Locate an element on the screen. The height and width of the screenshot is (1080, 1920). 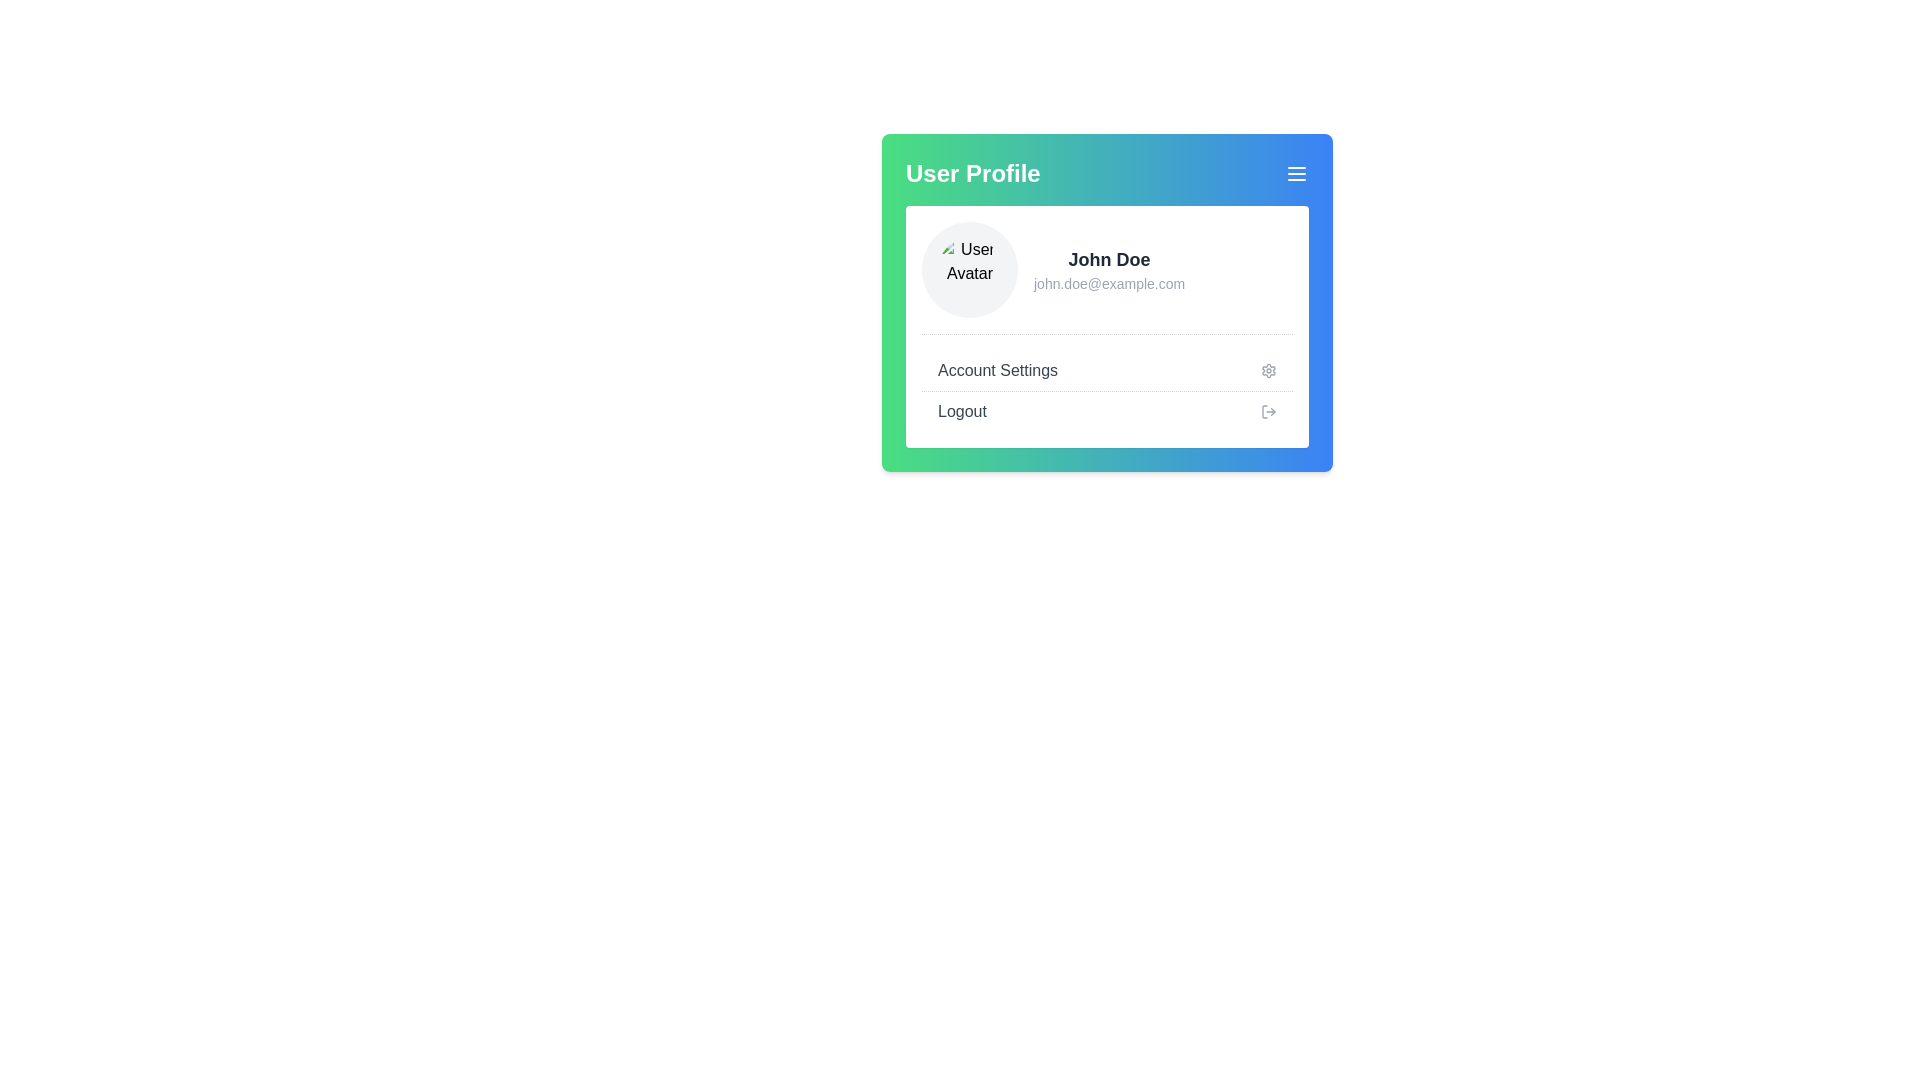
the 'User Profile' text label, which is styled in bold white font against a gradient green to blue background, located at the top-left of a user interface card is located at coordinates (973, 172).